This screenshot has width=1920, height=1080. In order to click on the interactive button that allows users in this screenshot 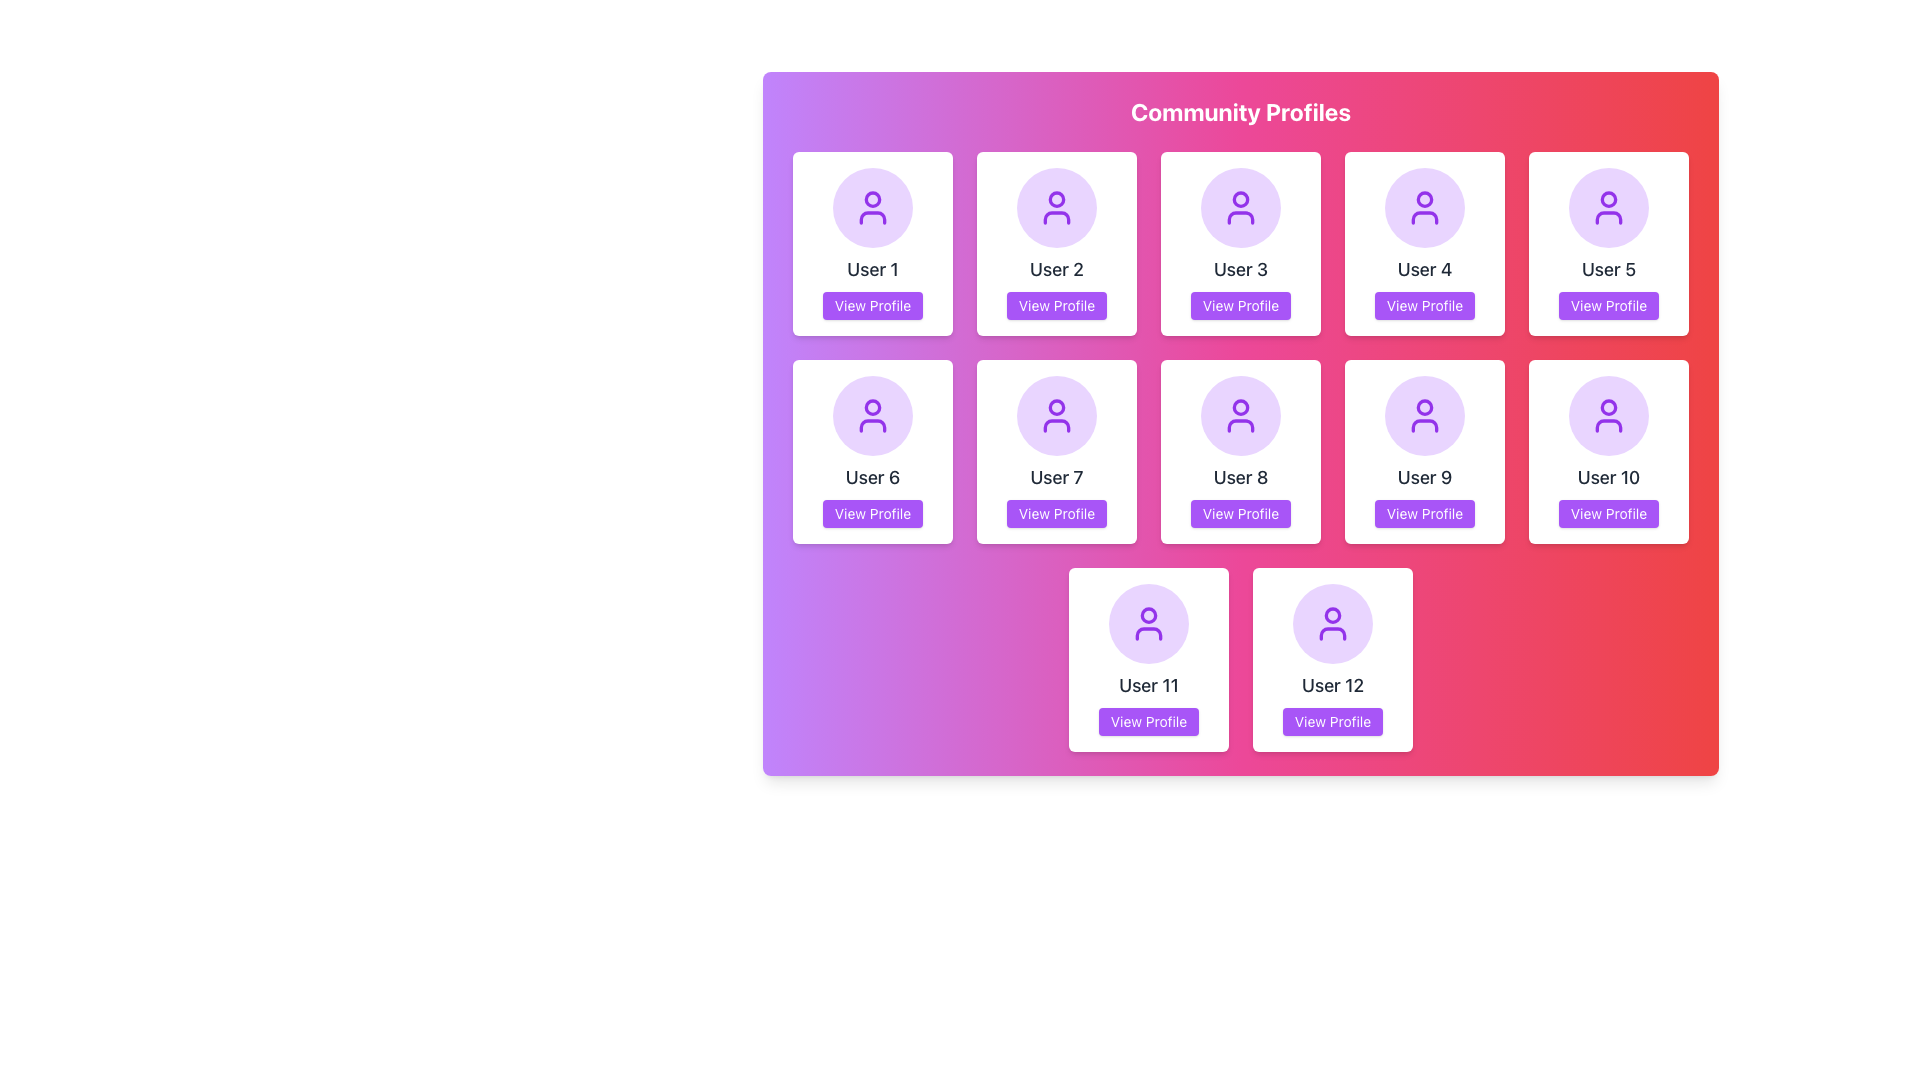, I will do `click(1424, 512)`.